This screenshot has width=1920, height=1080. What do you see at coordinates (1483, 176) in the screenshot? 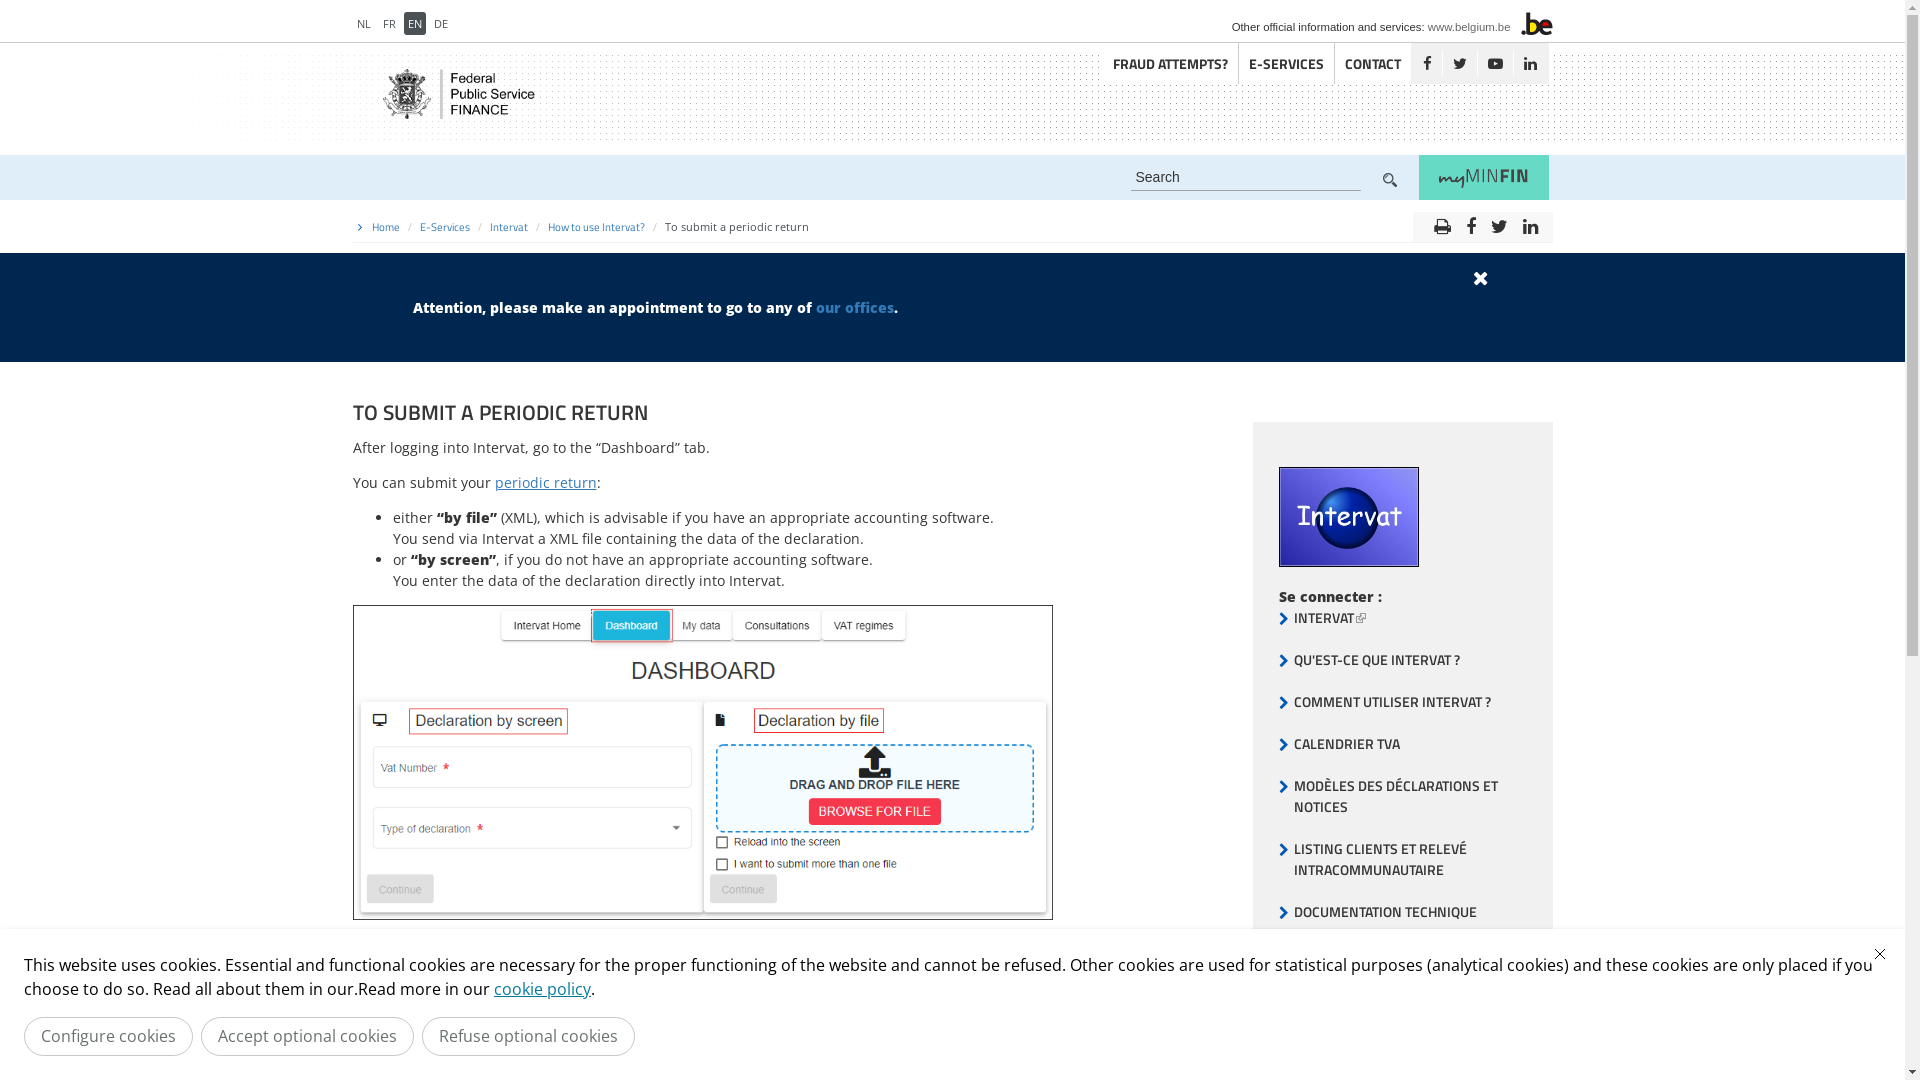
I see `'myMINFIN'` at bounding box center [1483, 176].